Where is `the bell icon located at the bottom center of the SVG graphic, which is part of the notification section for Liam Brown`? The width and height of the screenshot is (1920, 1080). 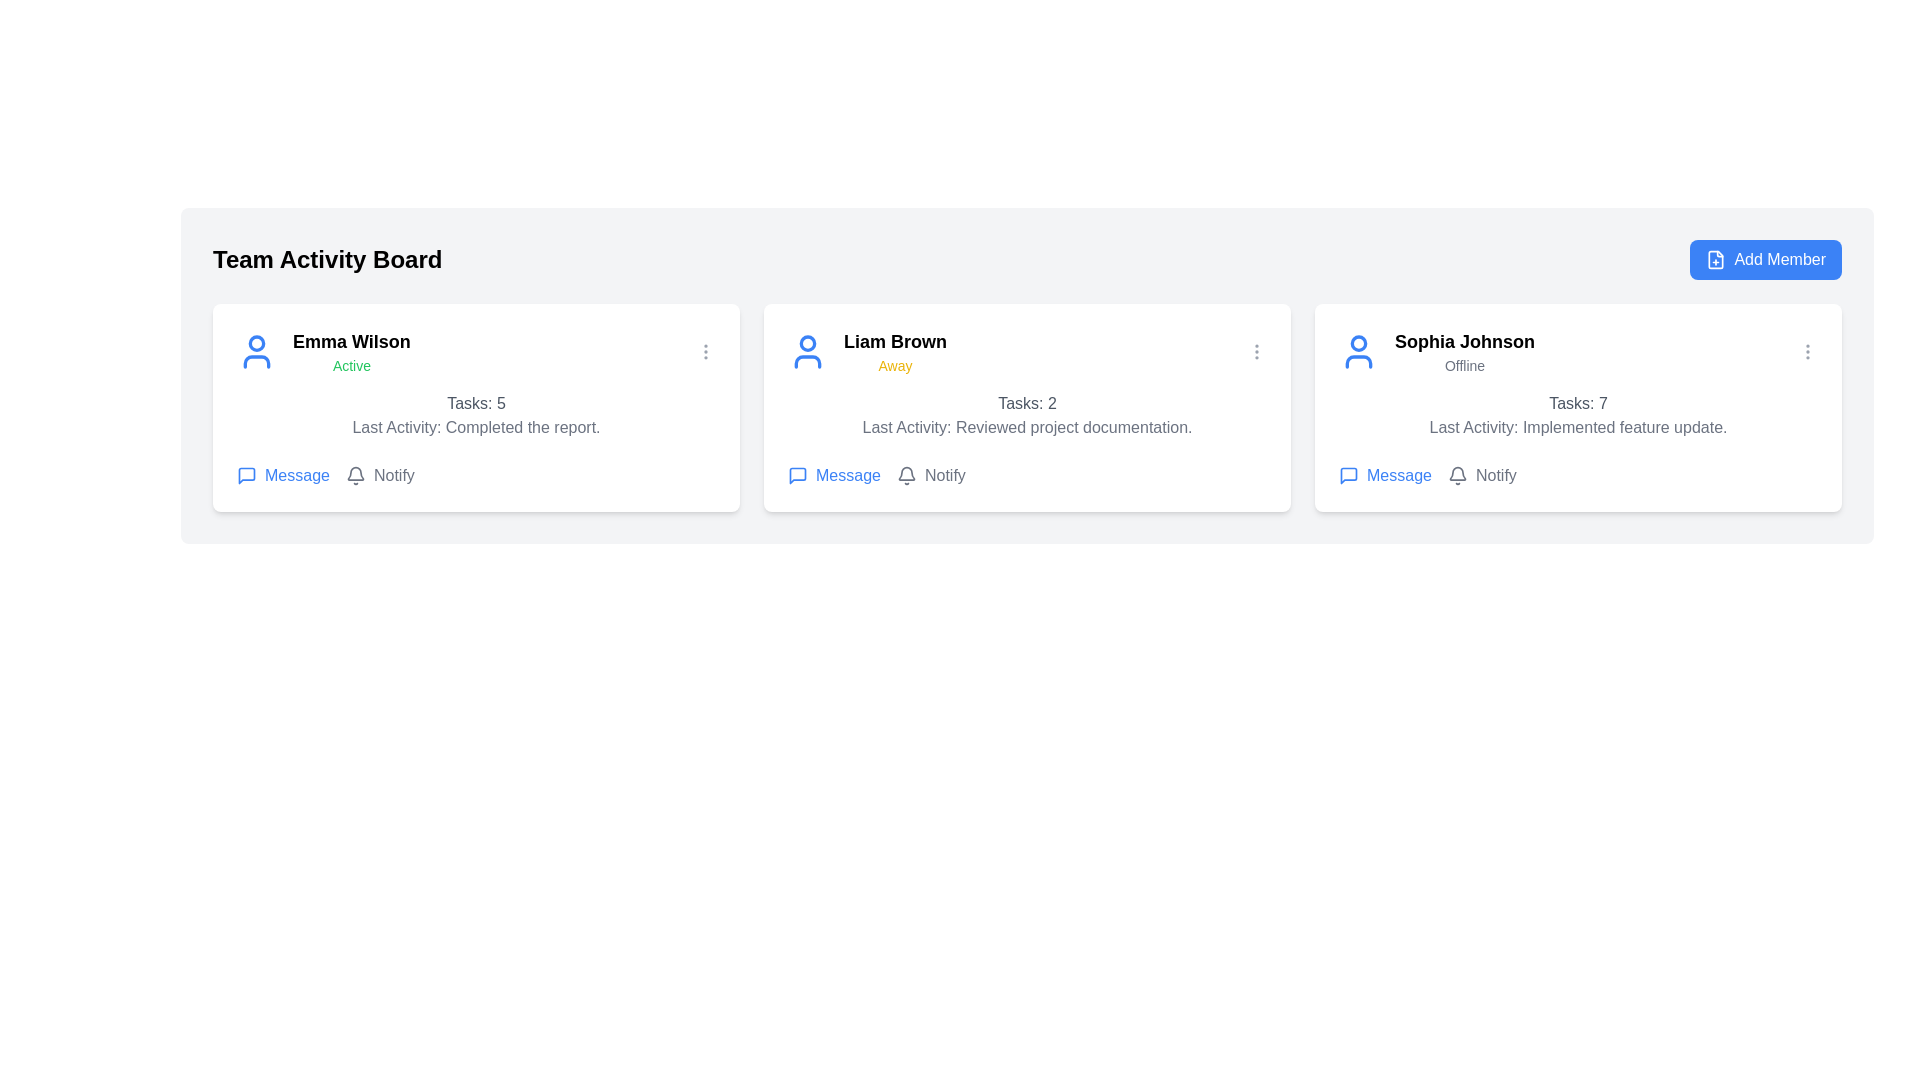 the bell icon located at the bottom center of the SVG graphic, which is part of the notification section for Liam Brown is located at coordinates (355, 473).